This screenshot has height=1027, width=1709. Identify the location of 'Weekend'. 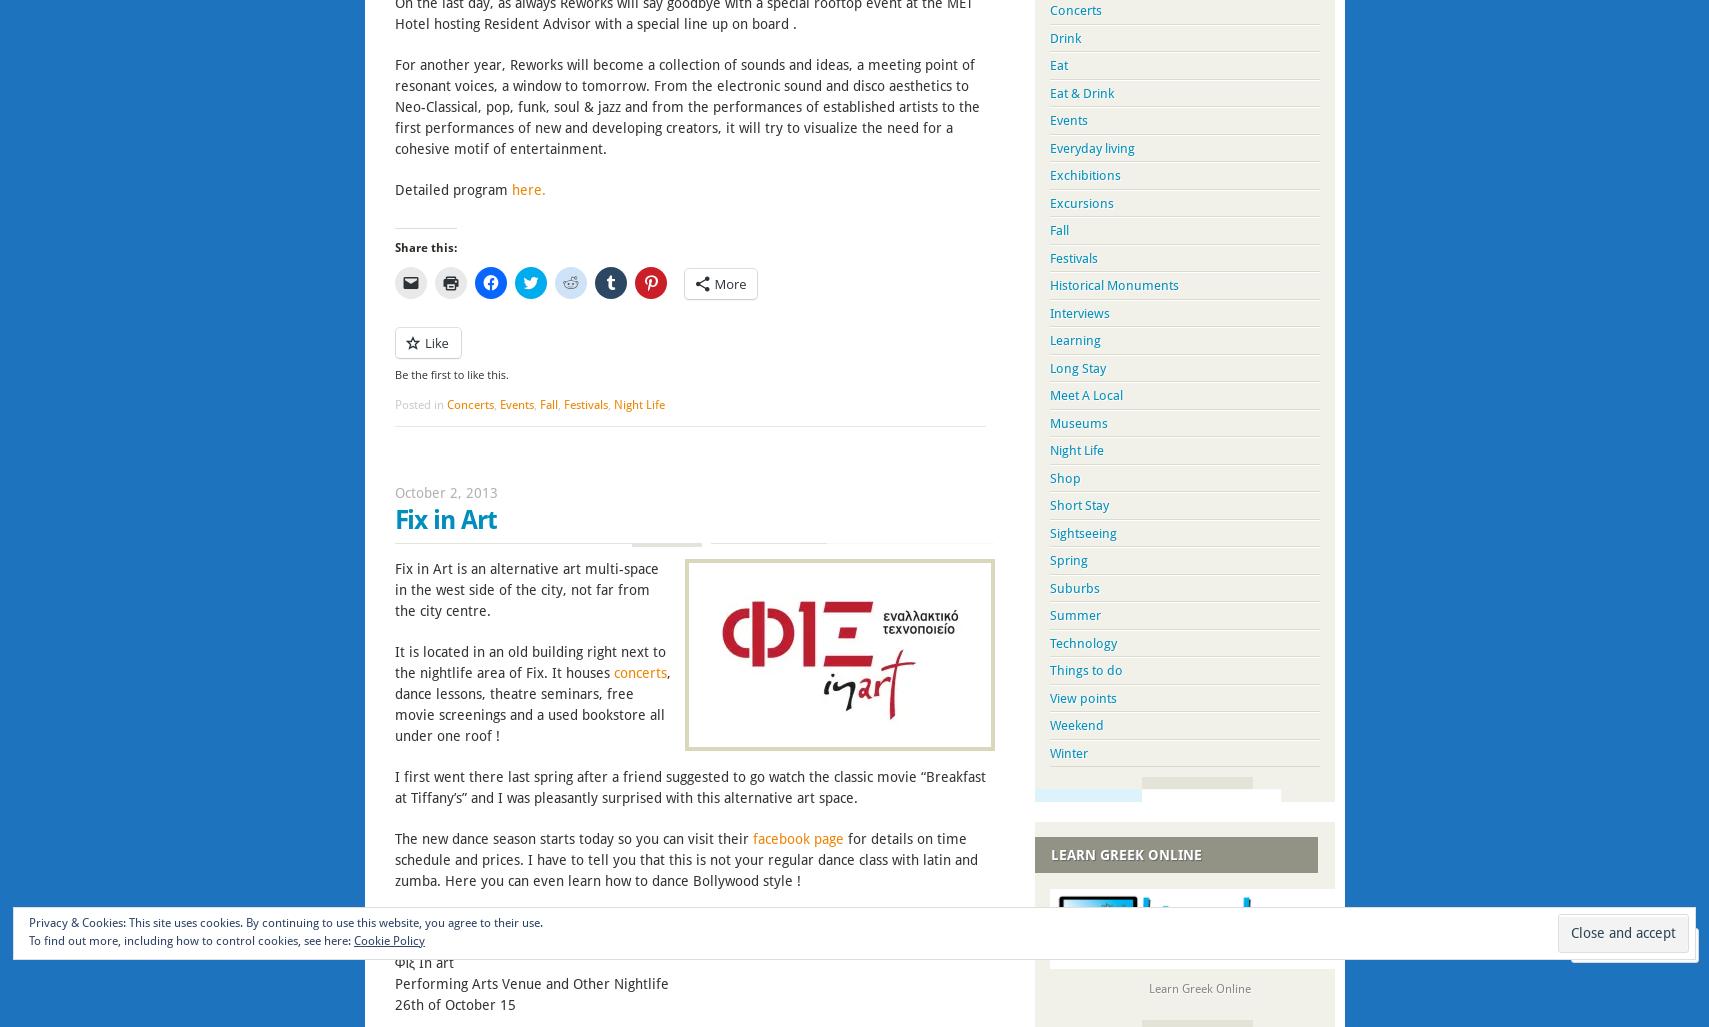
(1075, 725).